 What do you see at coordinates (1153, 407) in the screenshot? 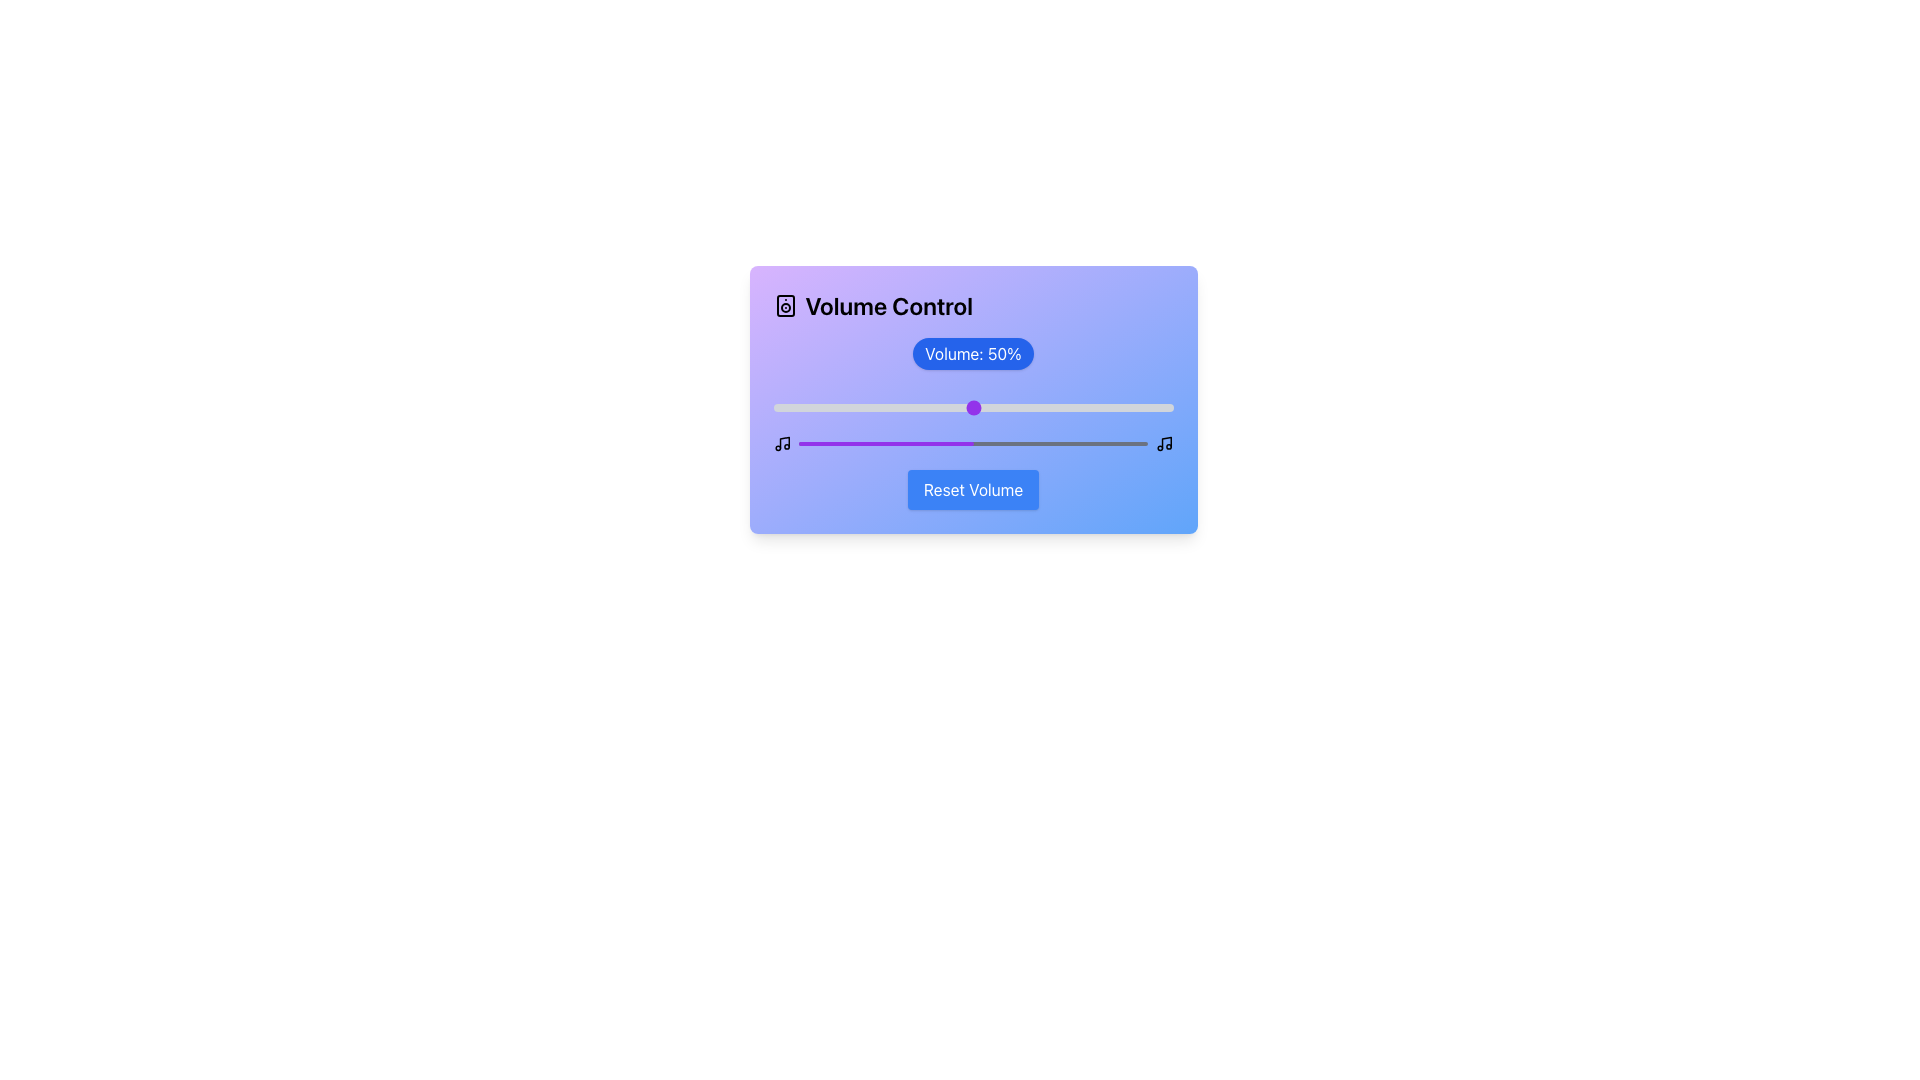
I see `the volume slider` at bounding box center [1153, 407].